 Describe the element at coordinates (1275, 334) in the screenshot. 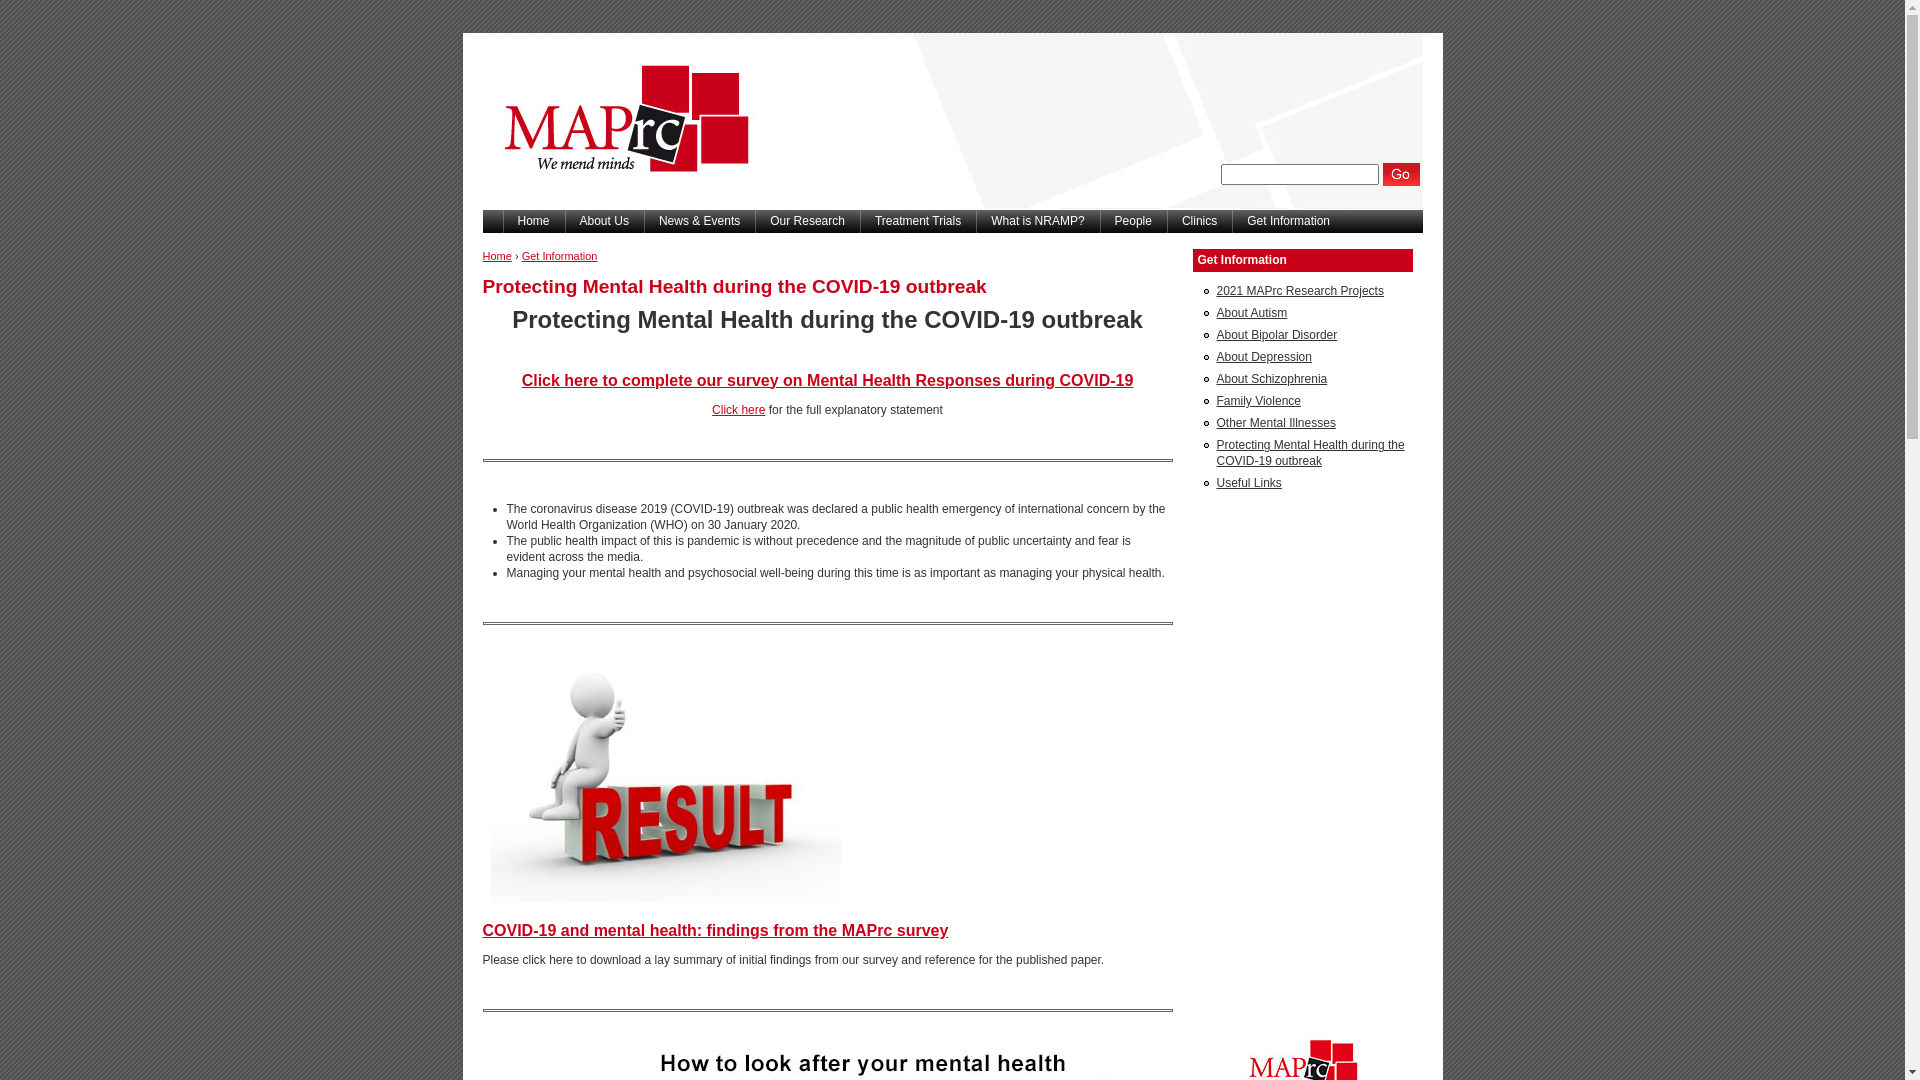

I see `'About Bipolar Disorder'` at that location.